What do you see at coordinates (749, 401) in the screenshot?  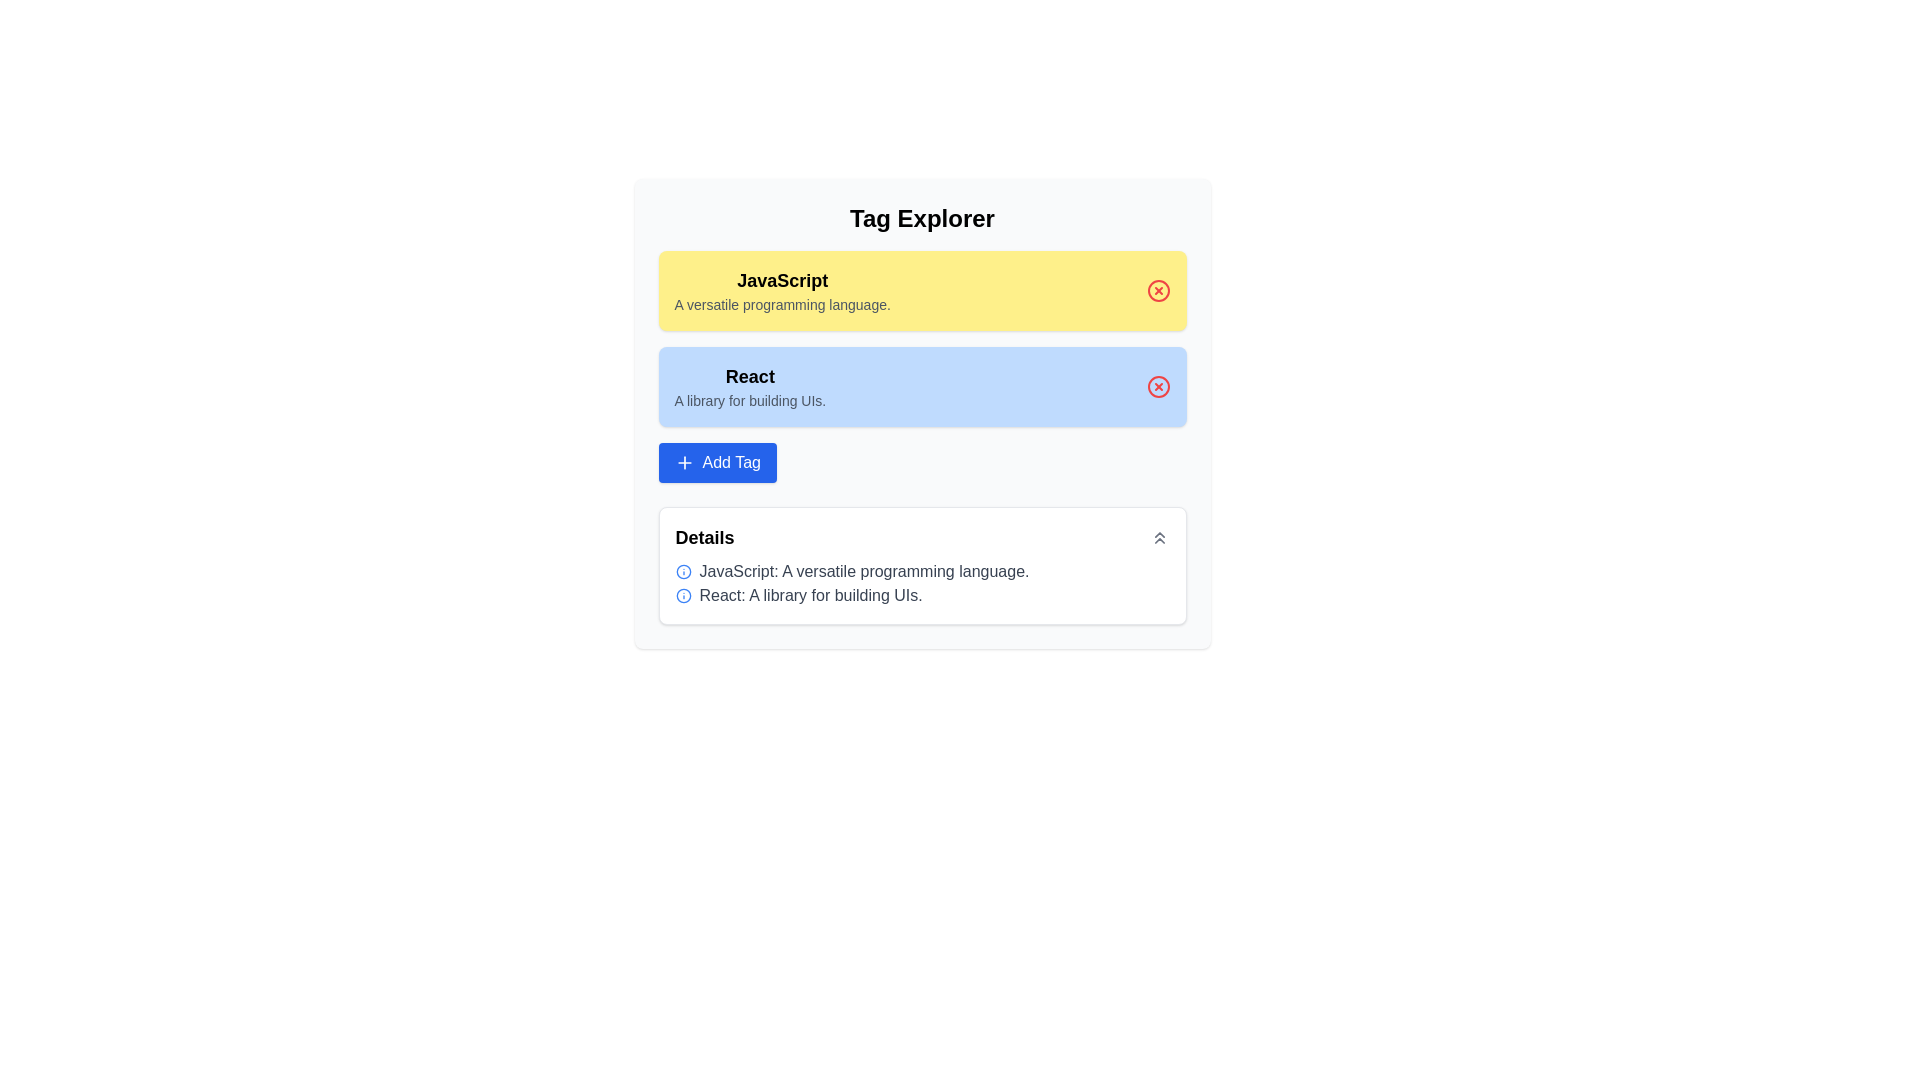 I see `the static text label displaying 'A library for building UIs.' located below the 'React' text` at bounding box center [749, 401].